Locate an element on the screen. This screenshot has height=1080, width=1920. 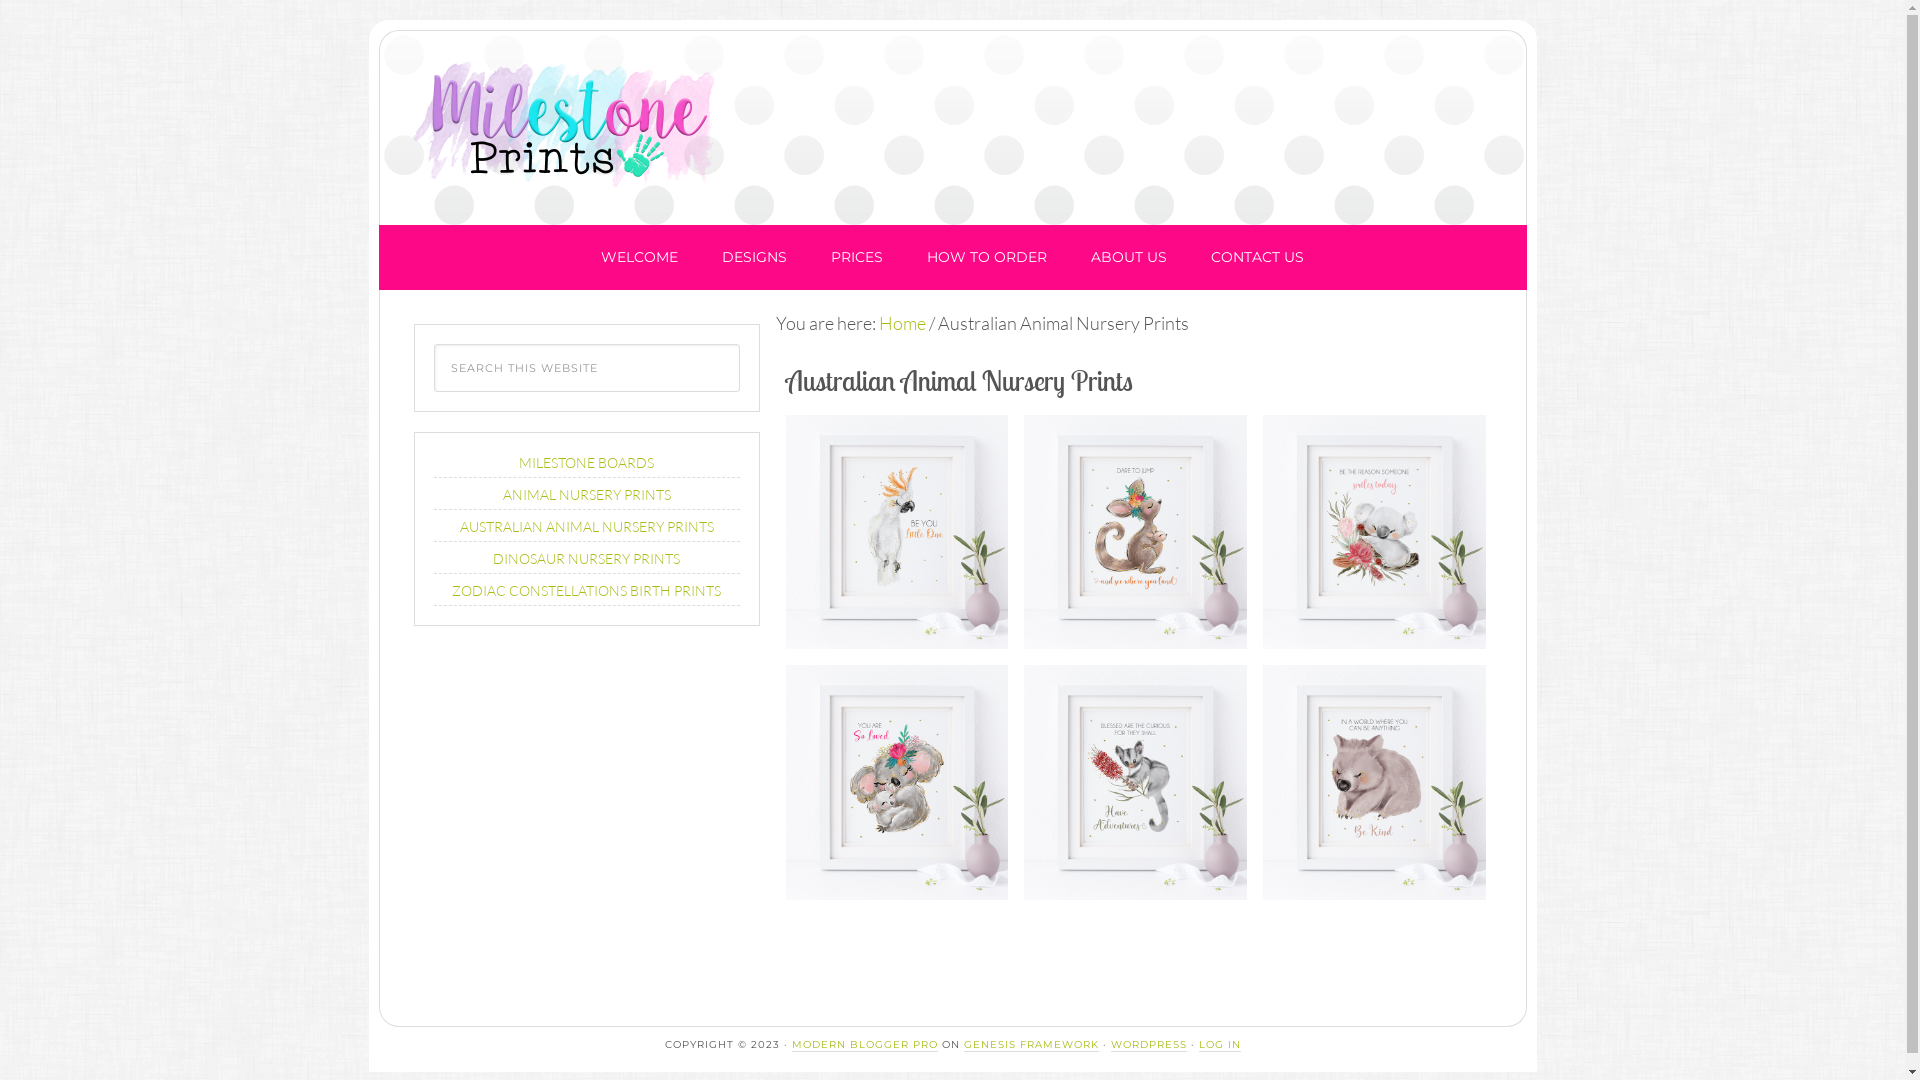
'AUSTRALIAN ANIMAL NURSERY PRINTS' is located at coordinates (585, 525).